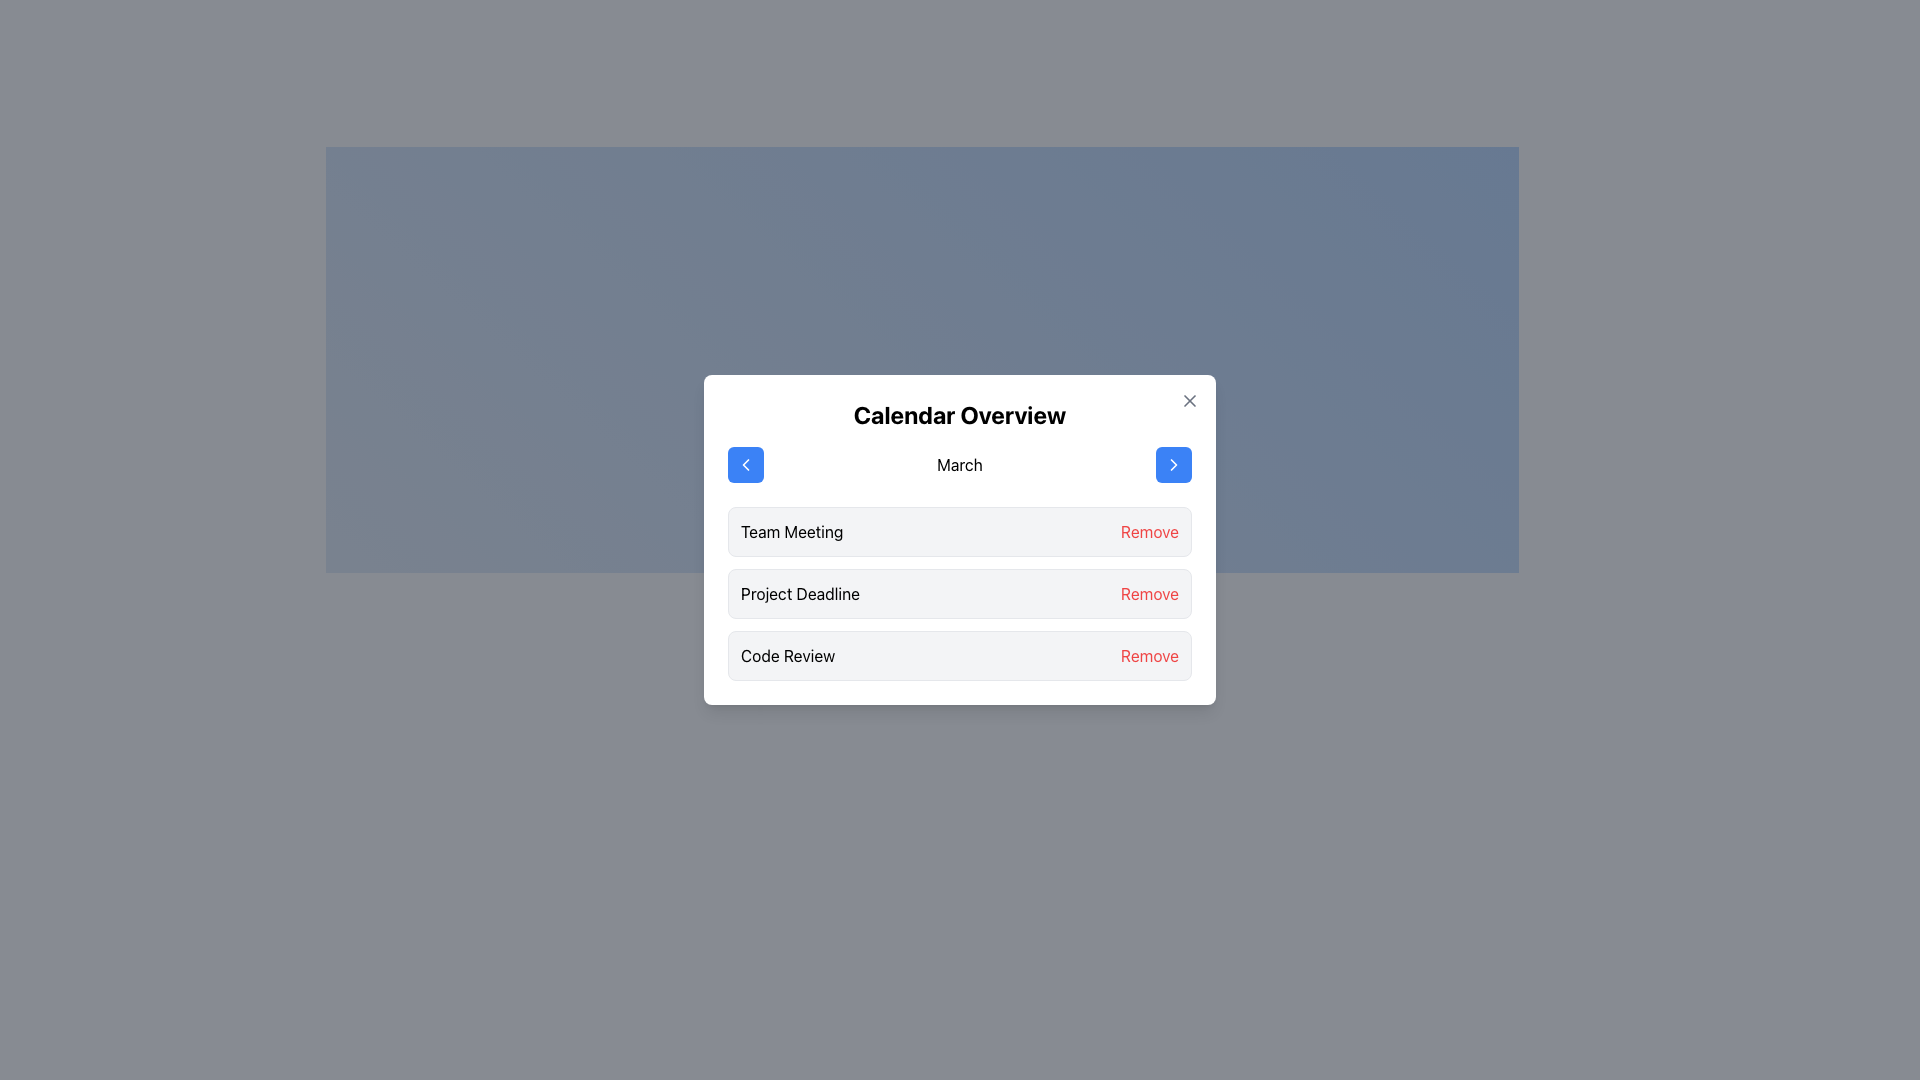 Image resolution: width=1920 pixels, height=1080 pixels. What do you see at coordinates (1149, 593) in the screenshot?
I see `the 'Remove' clickable text link adjacent to 'Project Deadline' to change its styling` at bounding box center [1149, 593].